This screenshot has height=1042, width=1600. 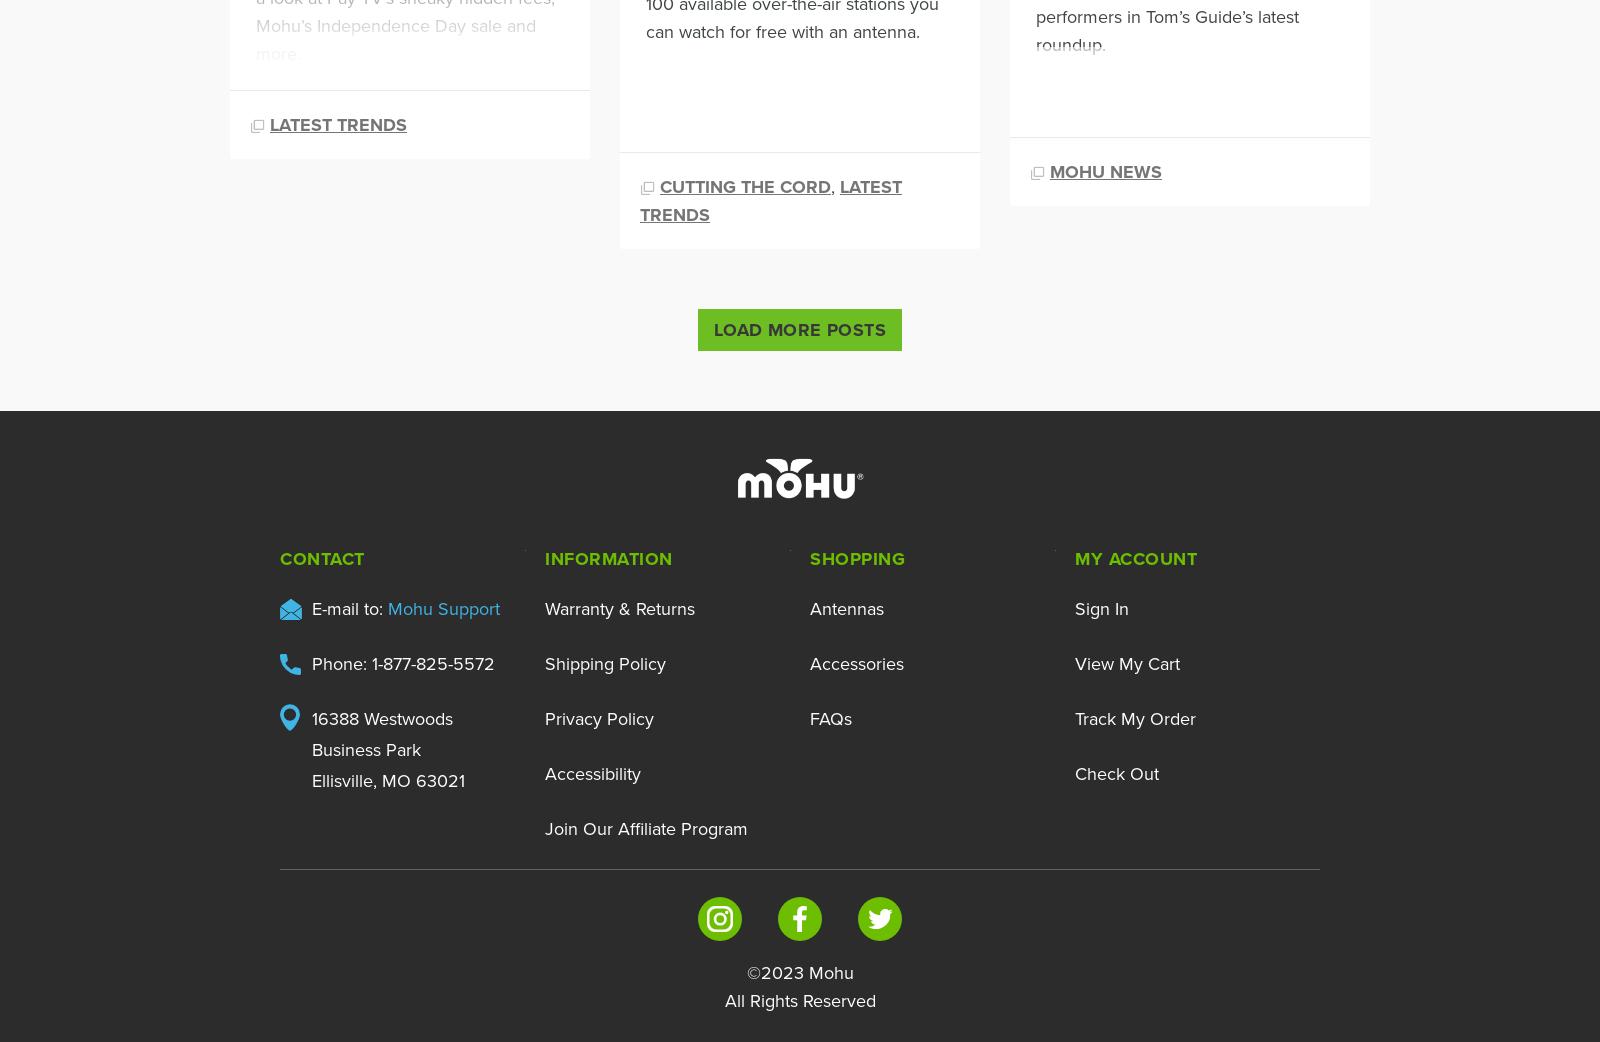 What do you see at coordinates (646, 829) in the screenshot?
I see `'Join Our Affiliate Program'` at bounding box center [646, 829].